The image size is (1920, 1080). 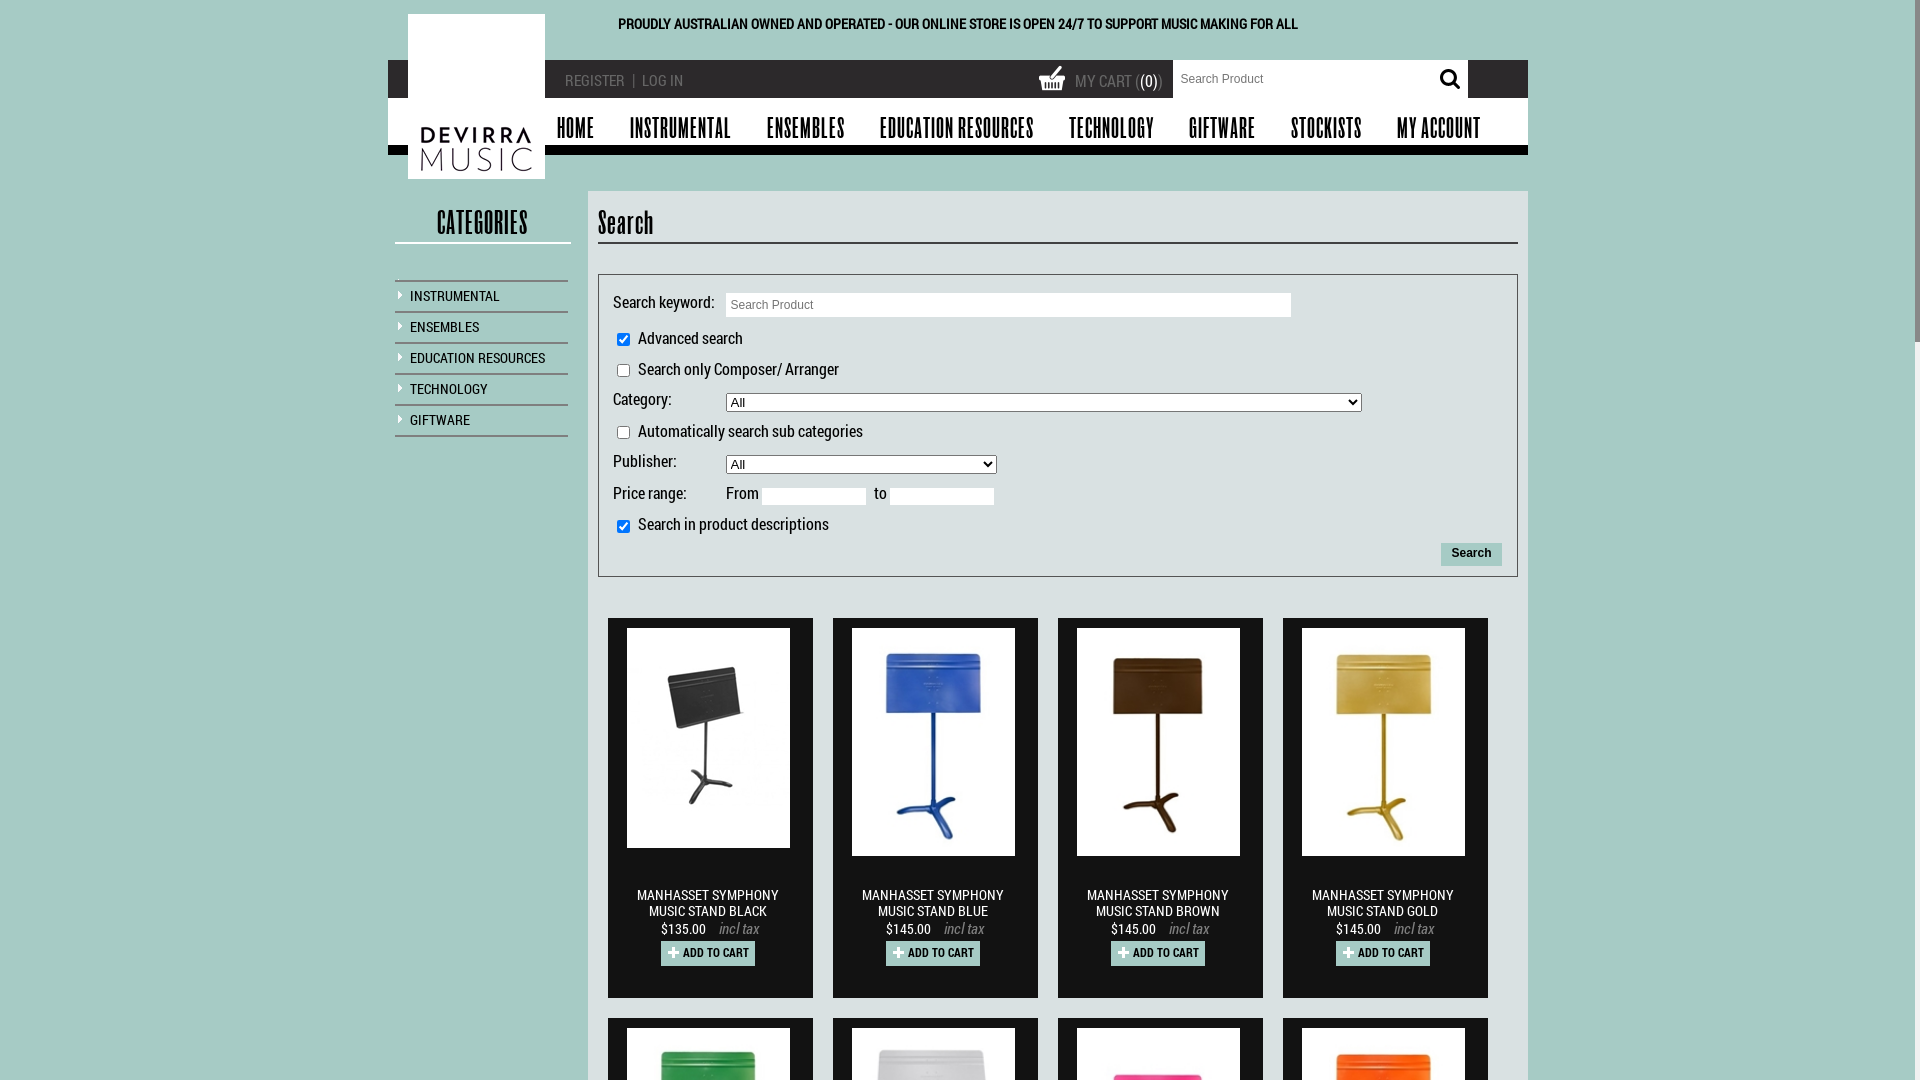 What do you see at coordinates (1272, 128) in the screenshot?
I see `'STOCKISTS'` at bounding box center [1272, 128].